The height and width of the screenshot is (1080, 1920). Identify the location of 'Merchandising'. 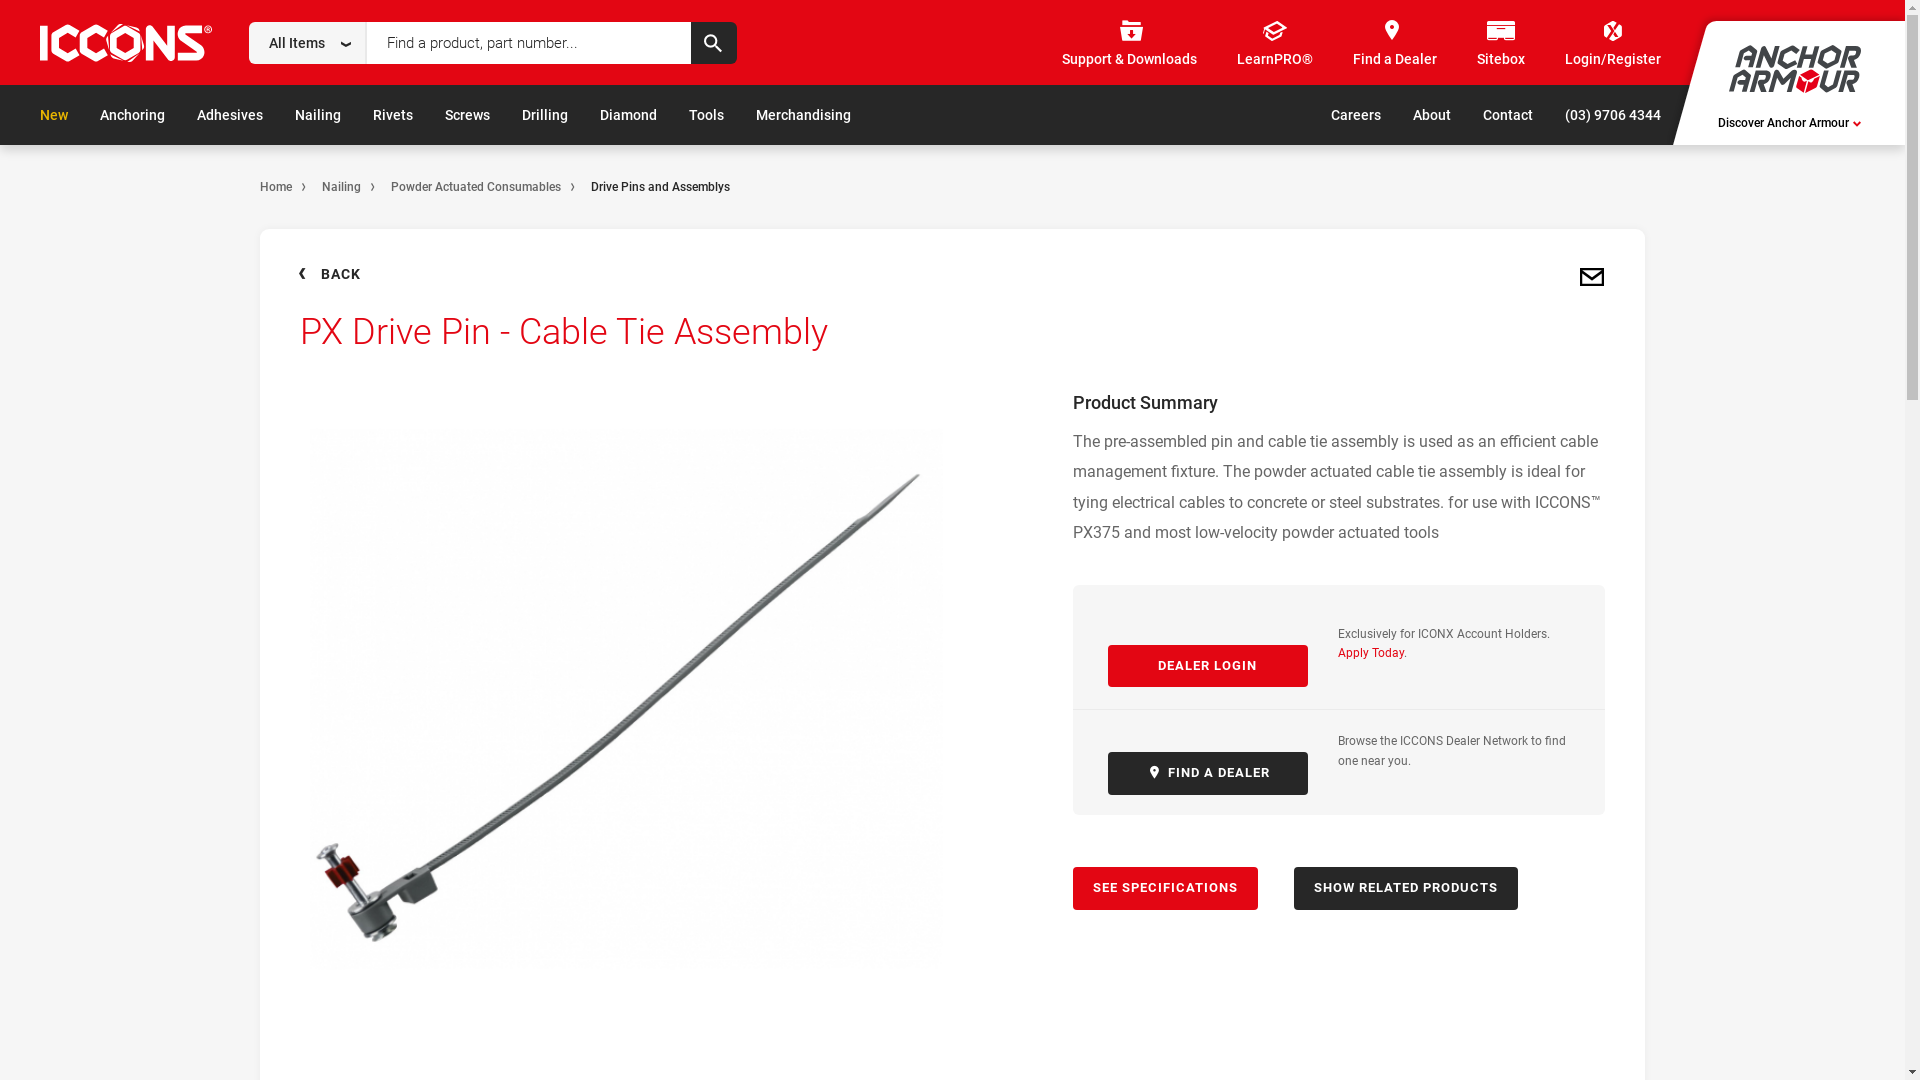
(754, 115).